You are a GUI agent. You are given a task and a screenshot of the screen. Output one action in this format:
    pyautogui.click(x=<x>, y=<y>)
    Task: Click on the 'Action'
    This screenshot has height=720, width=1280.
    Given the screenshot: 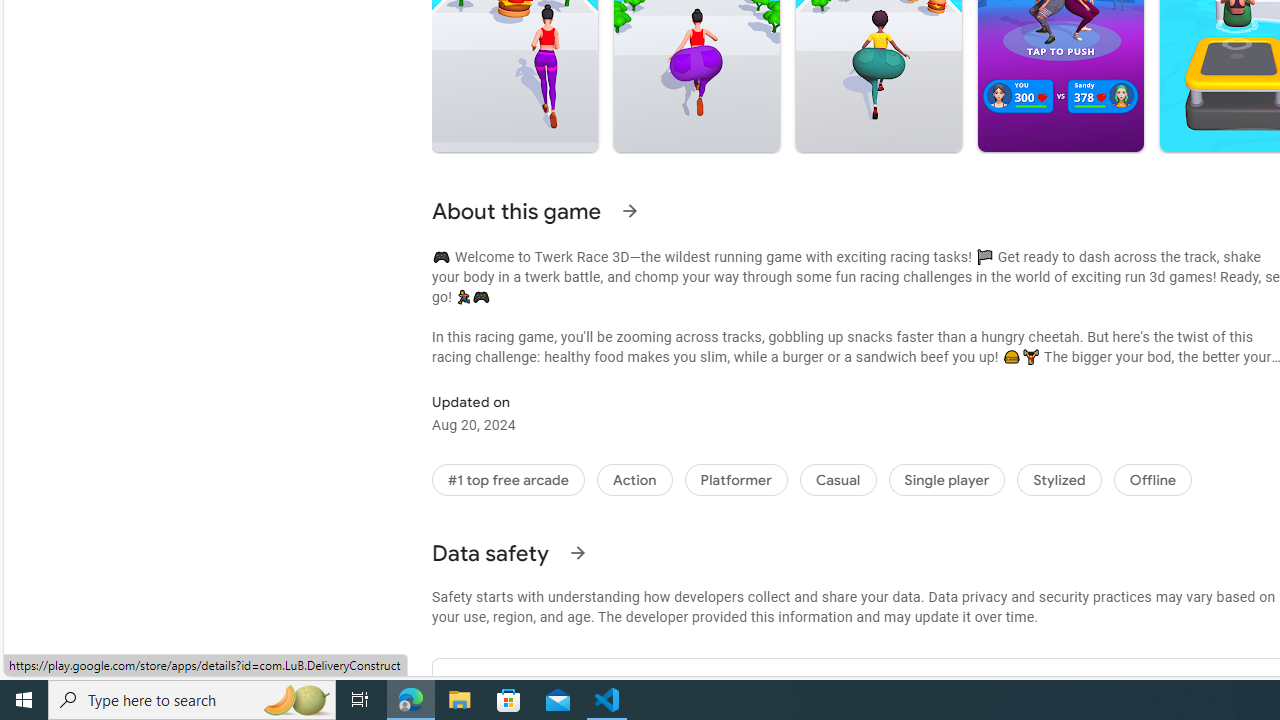 What is the action you would take?
    pyautogui.click(x=633, y=480)
    